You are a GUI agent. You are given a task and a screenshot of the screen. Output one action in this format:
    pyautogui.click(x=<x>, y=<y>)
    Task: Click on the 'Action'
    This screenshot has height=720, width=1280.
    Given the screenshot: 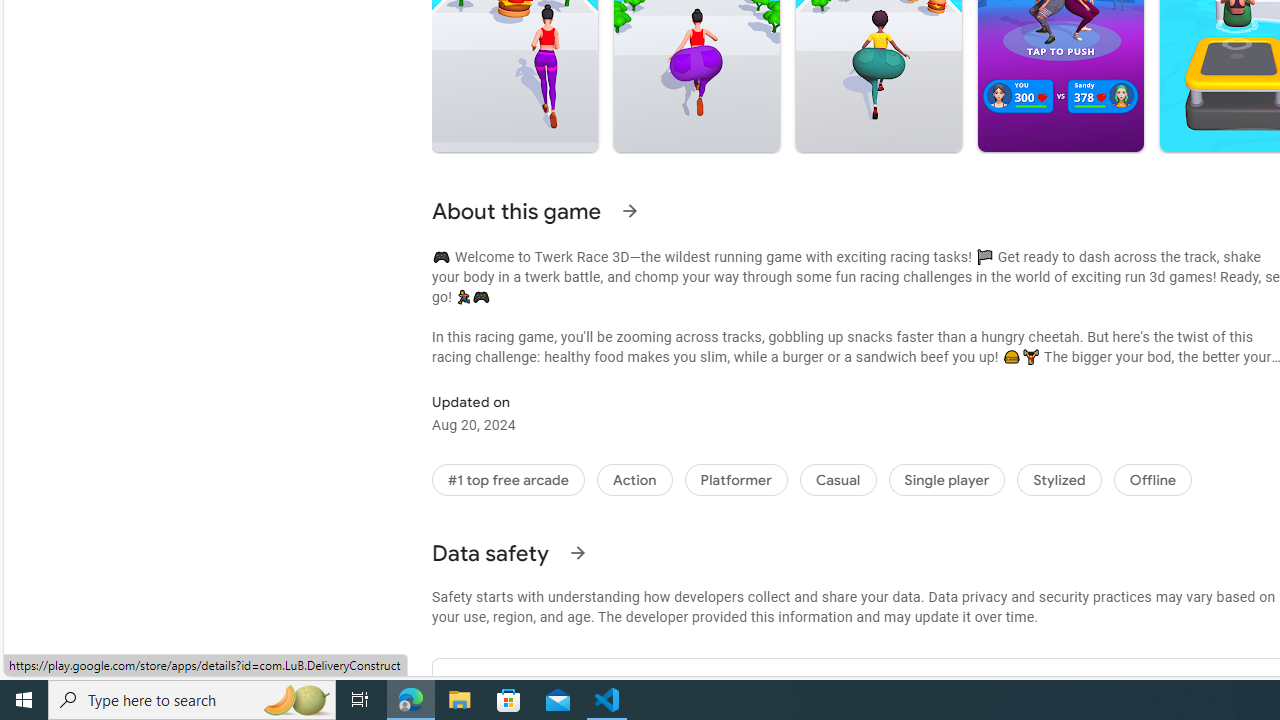 What is the action you would take?
    pyautogui.click(x=633, y=480)
    